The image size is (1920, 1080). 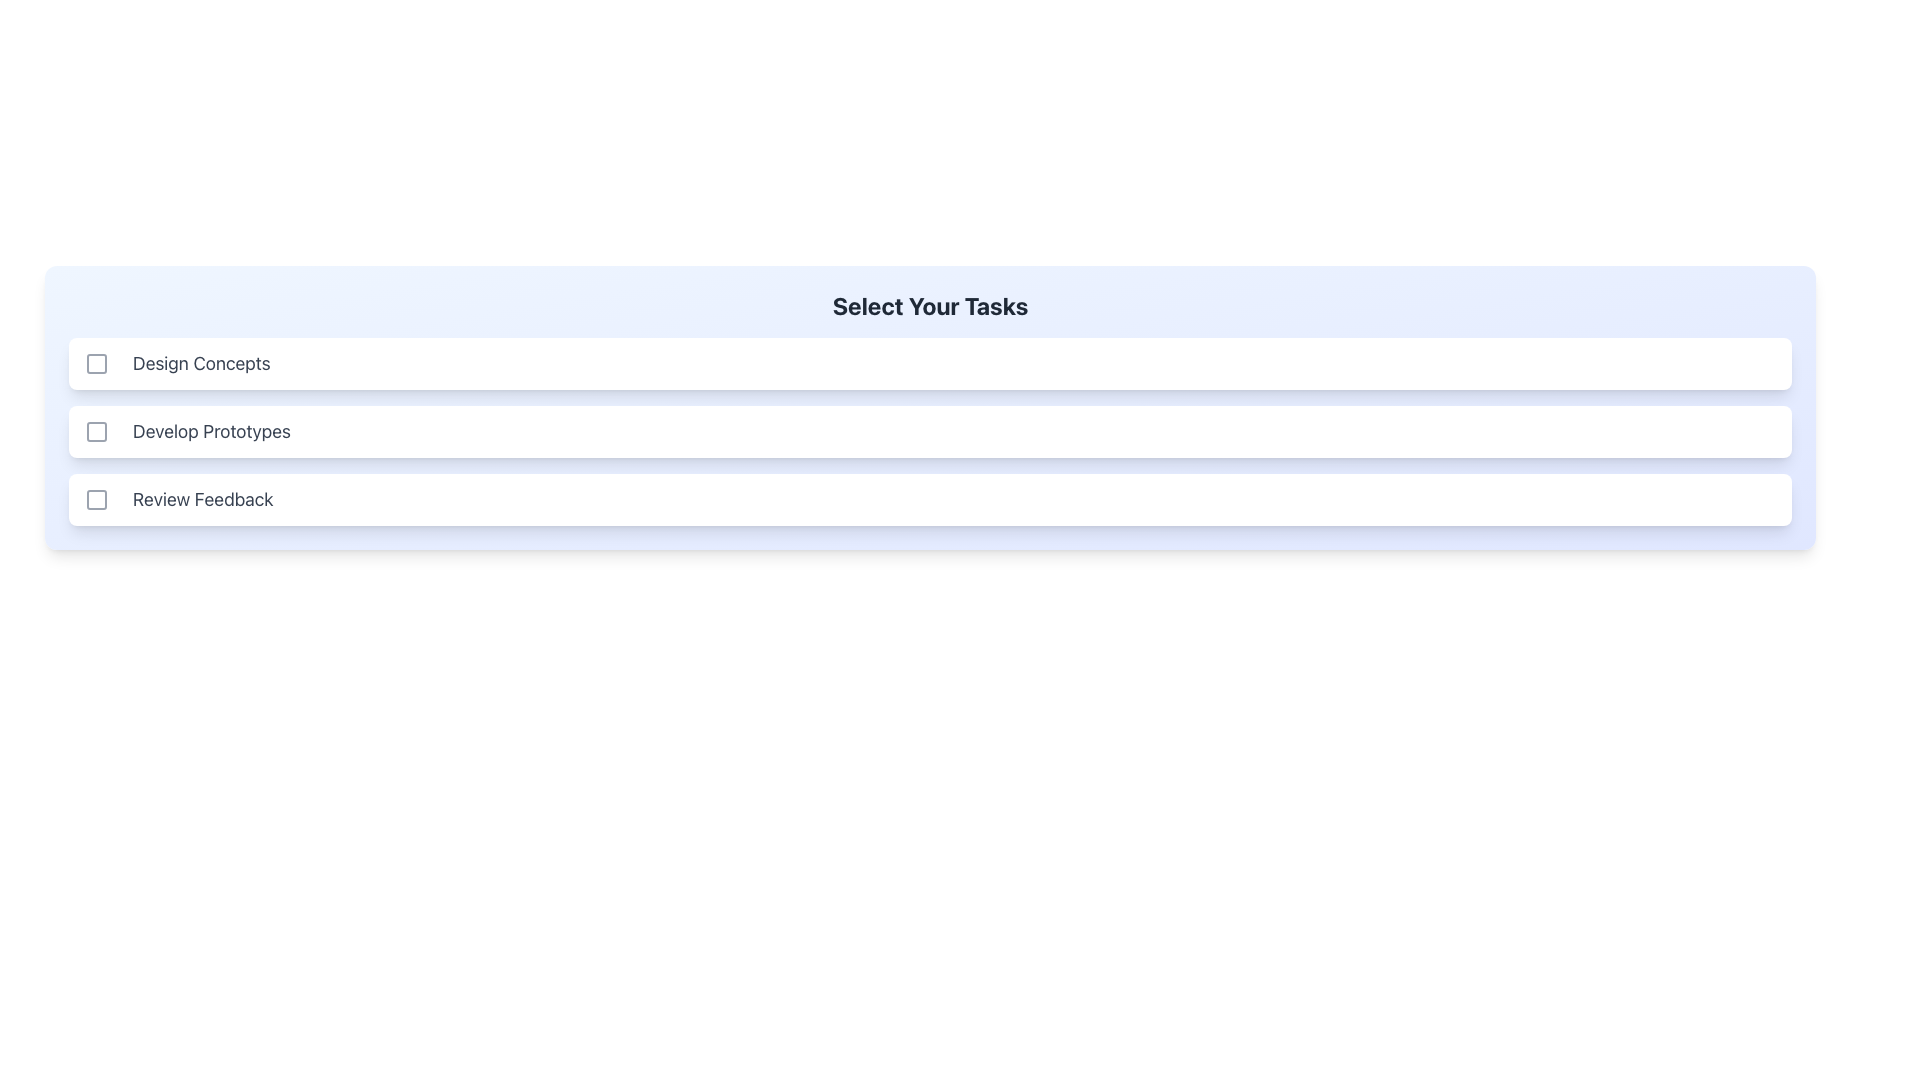 What do you see at coordinates (95, 363) in the screenshot?
I see `the Checkbox-like UI component that is the first task-related icon aligned to the left of the text 'Design Concepts'` at bounding box center [95, 363].